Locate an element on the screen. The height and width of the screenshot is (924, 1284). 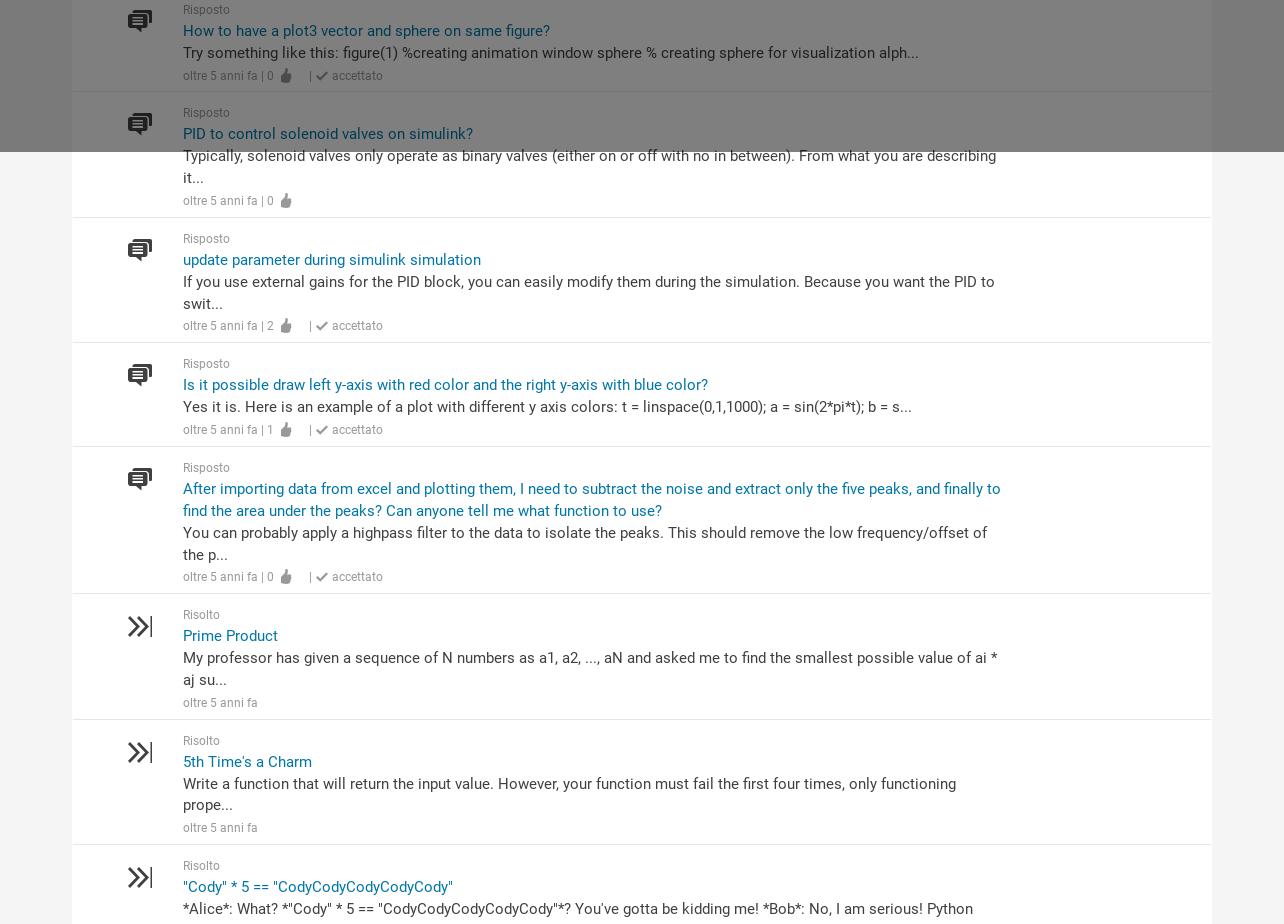
'update parameter during simulink simulation' is located at coordinates (331, 258).